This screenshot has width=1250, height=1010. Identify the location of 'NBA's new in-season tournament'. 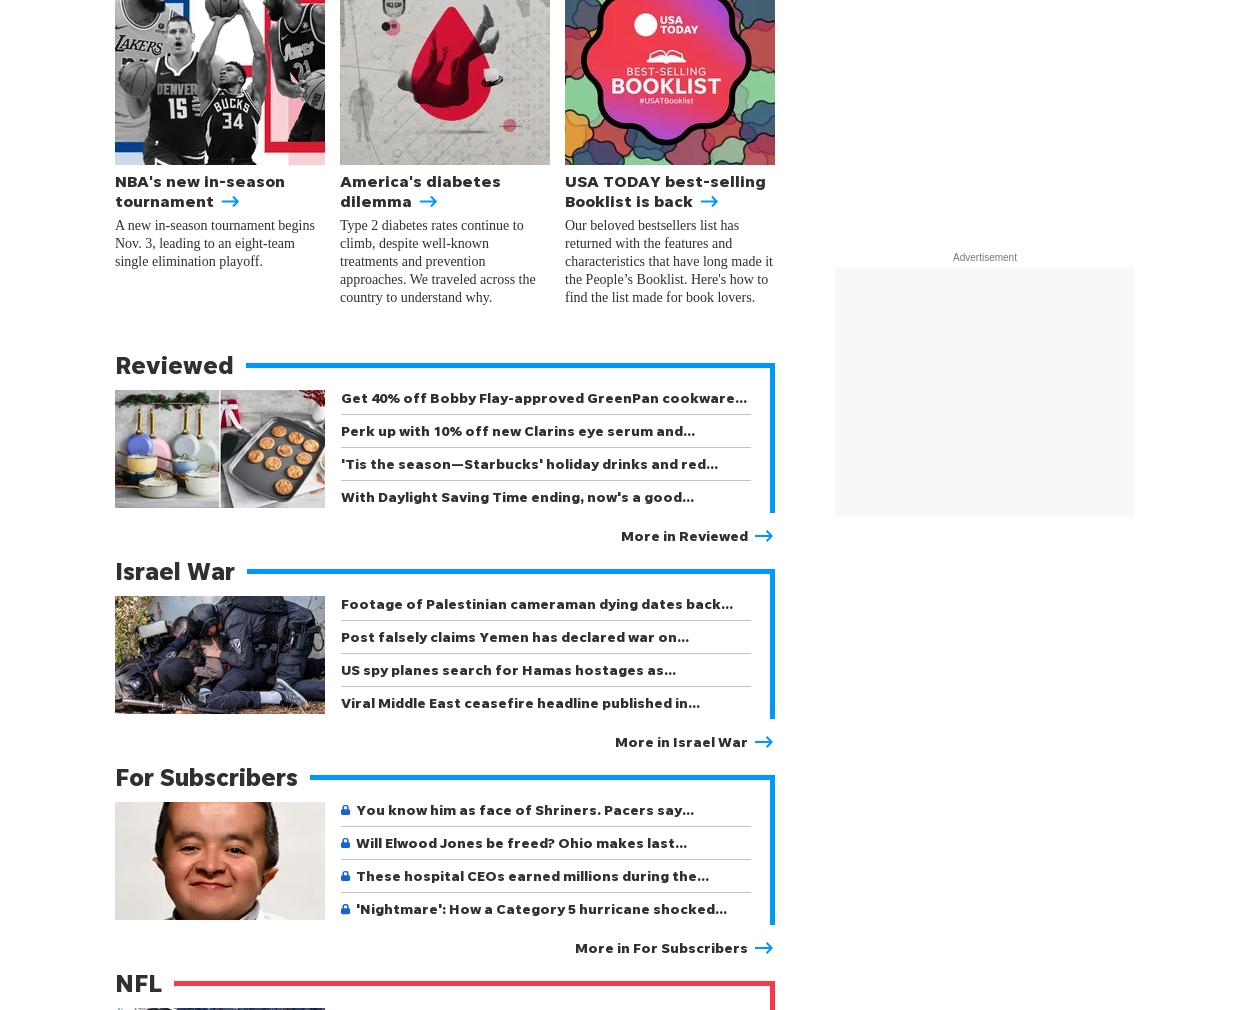
(199, 189).